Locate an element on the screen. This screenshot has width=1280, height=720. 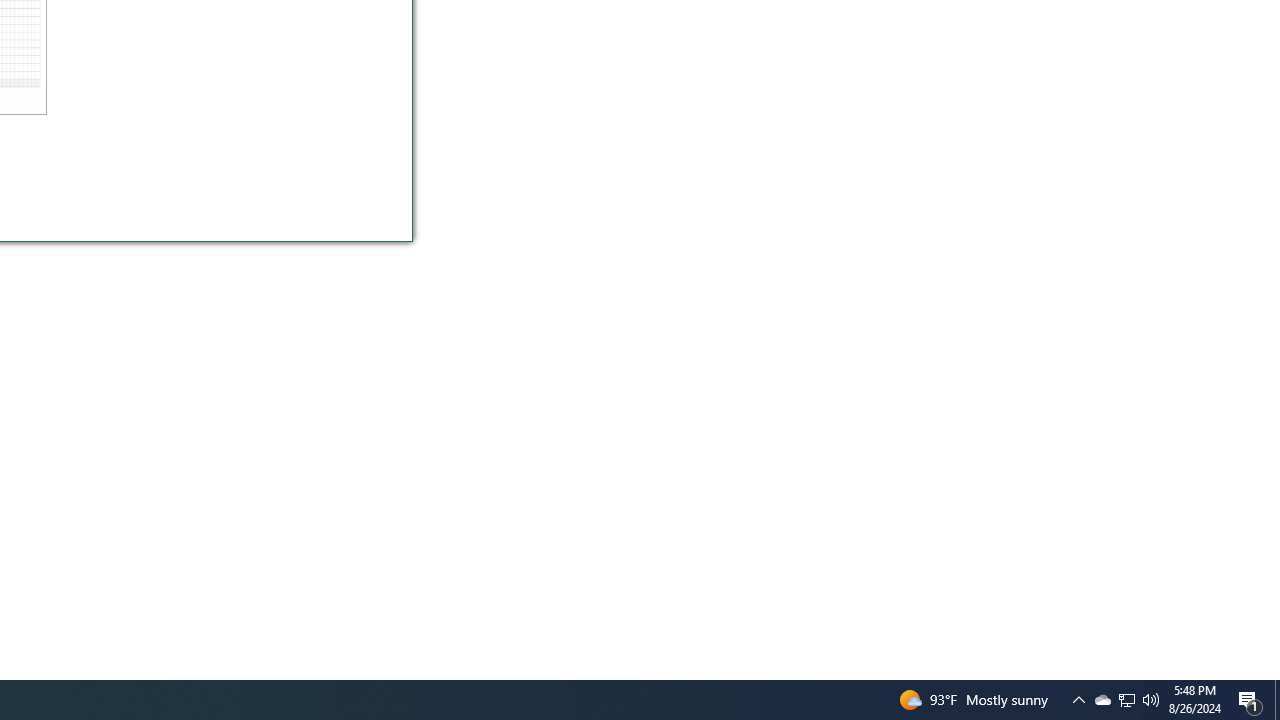
'User Promoted Notification Area' is located at coordinates (1127, 698).